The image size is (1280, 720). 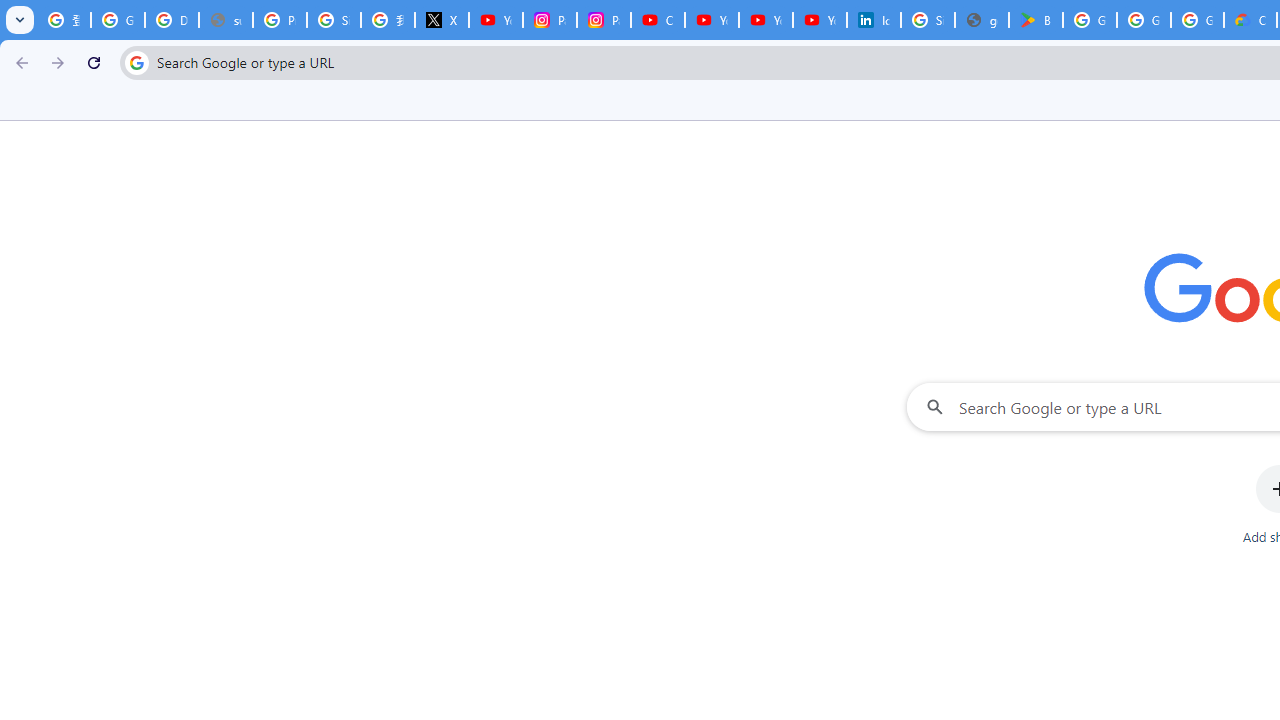 I want to click on 'YouTube Content Monetization Policies - How YouTube Works', so click(x=496, y=20).